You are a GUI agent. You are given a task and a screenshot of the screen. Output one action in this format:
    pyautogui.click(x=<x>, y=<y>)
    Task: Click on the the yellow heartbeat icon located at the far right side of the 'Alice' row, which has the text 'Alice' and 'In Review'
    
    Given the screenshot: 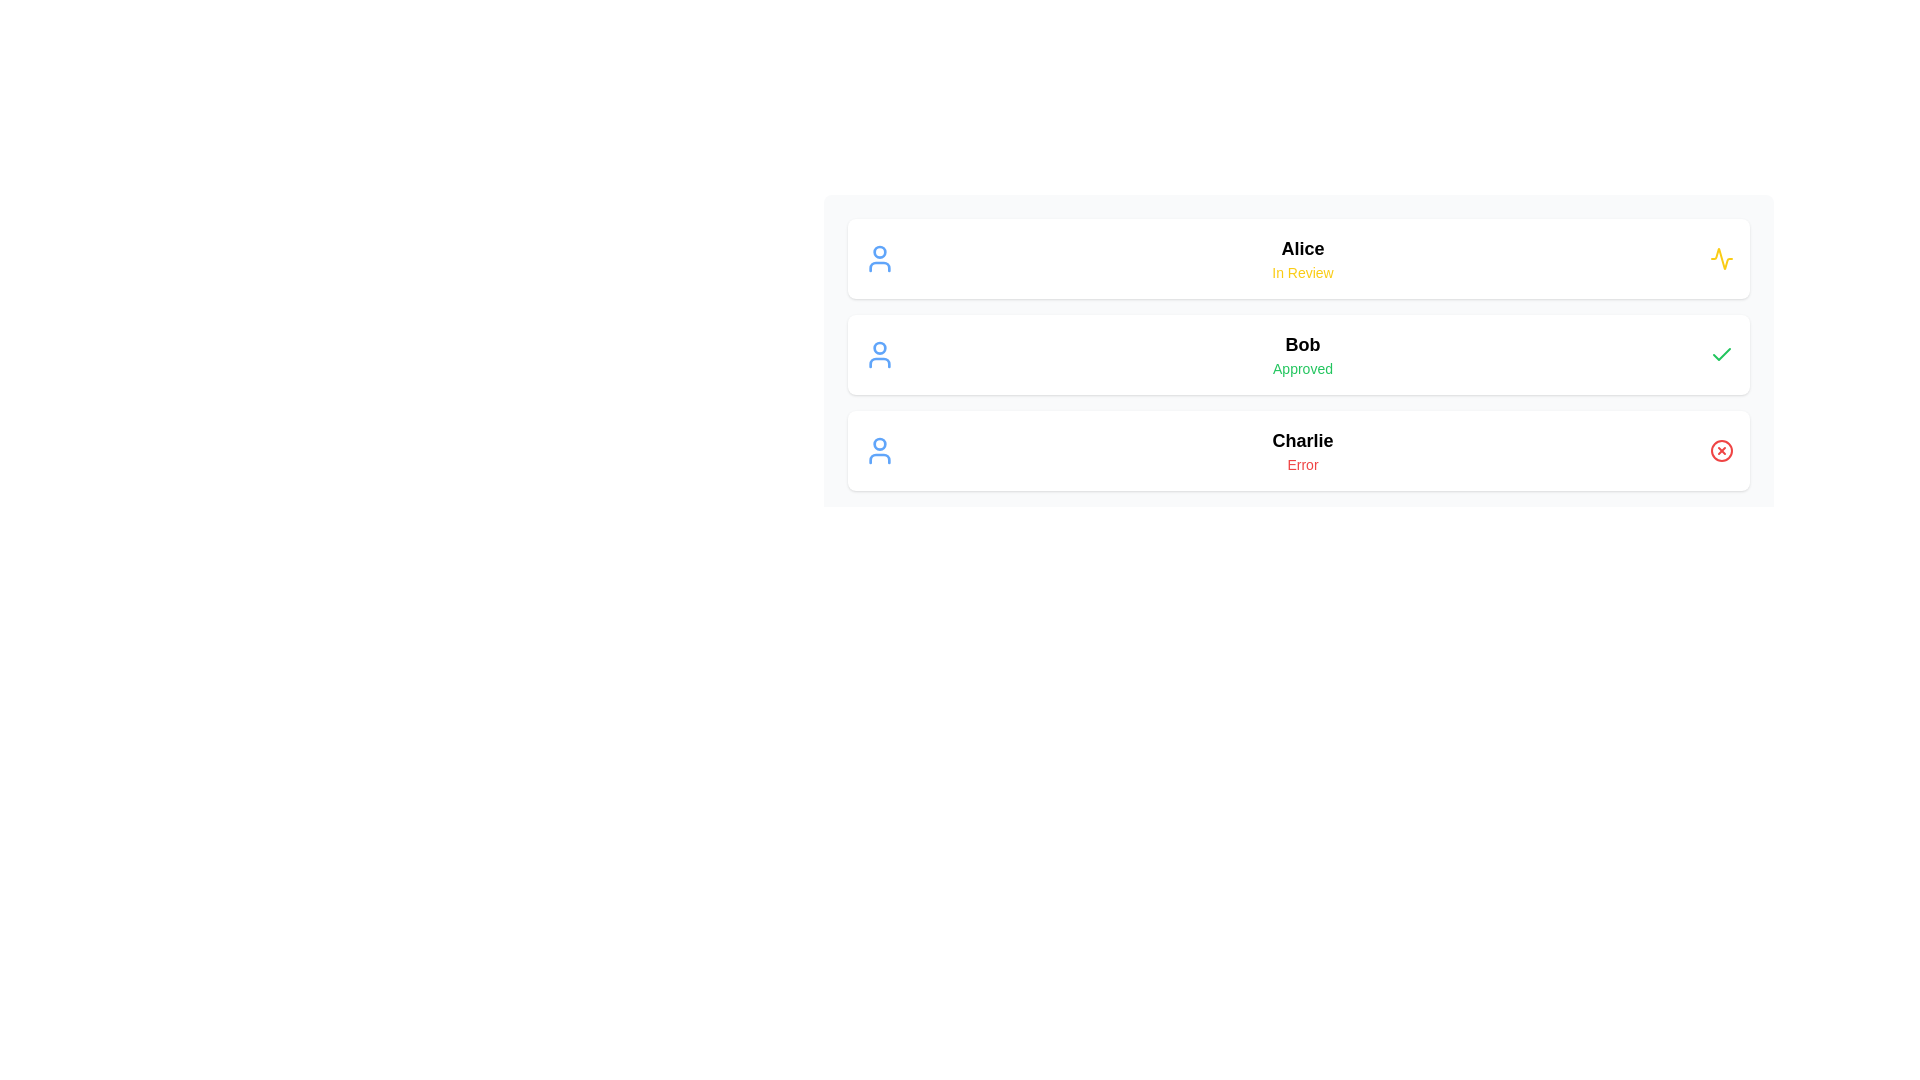 What is the action you would take?
    pyautogui.click(x=1721, y=257)
    